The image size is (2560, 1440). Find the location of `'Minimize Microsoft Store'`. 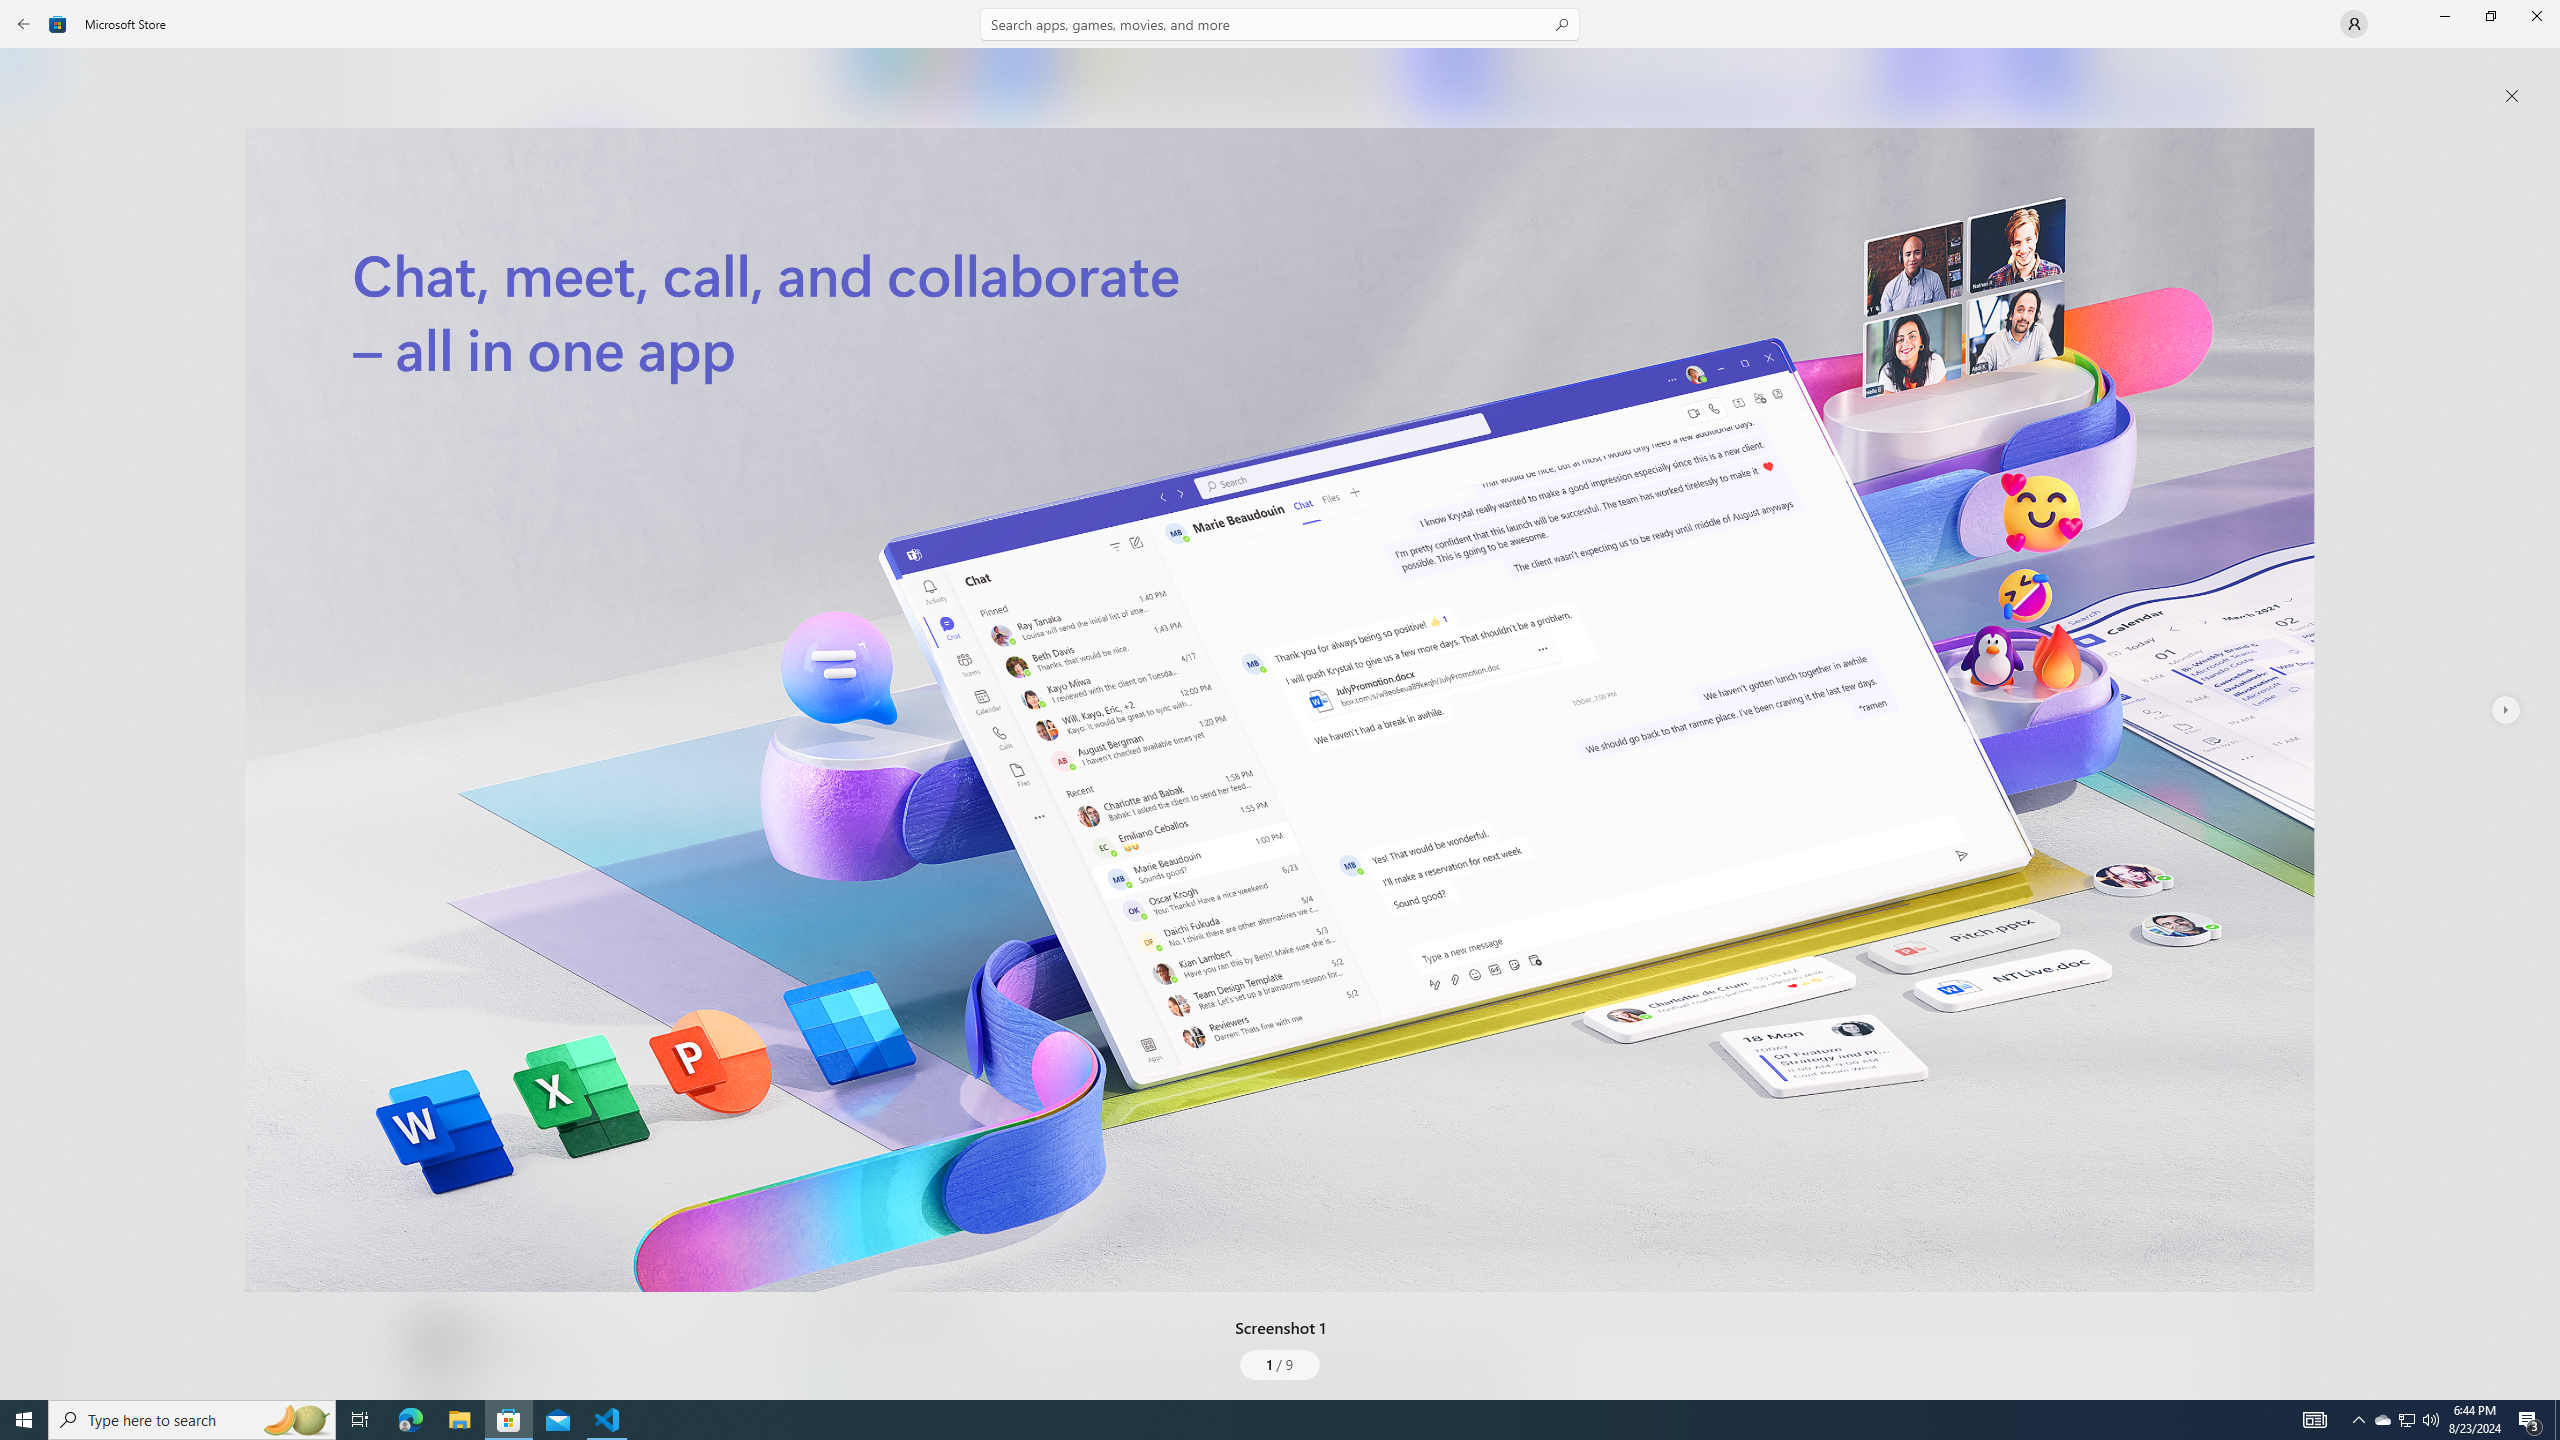

'Minimize Microsoft Store' is located at coordinates (2443, 15).